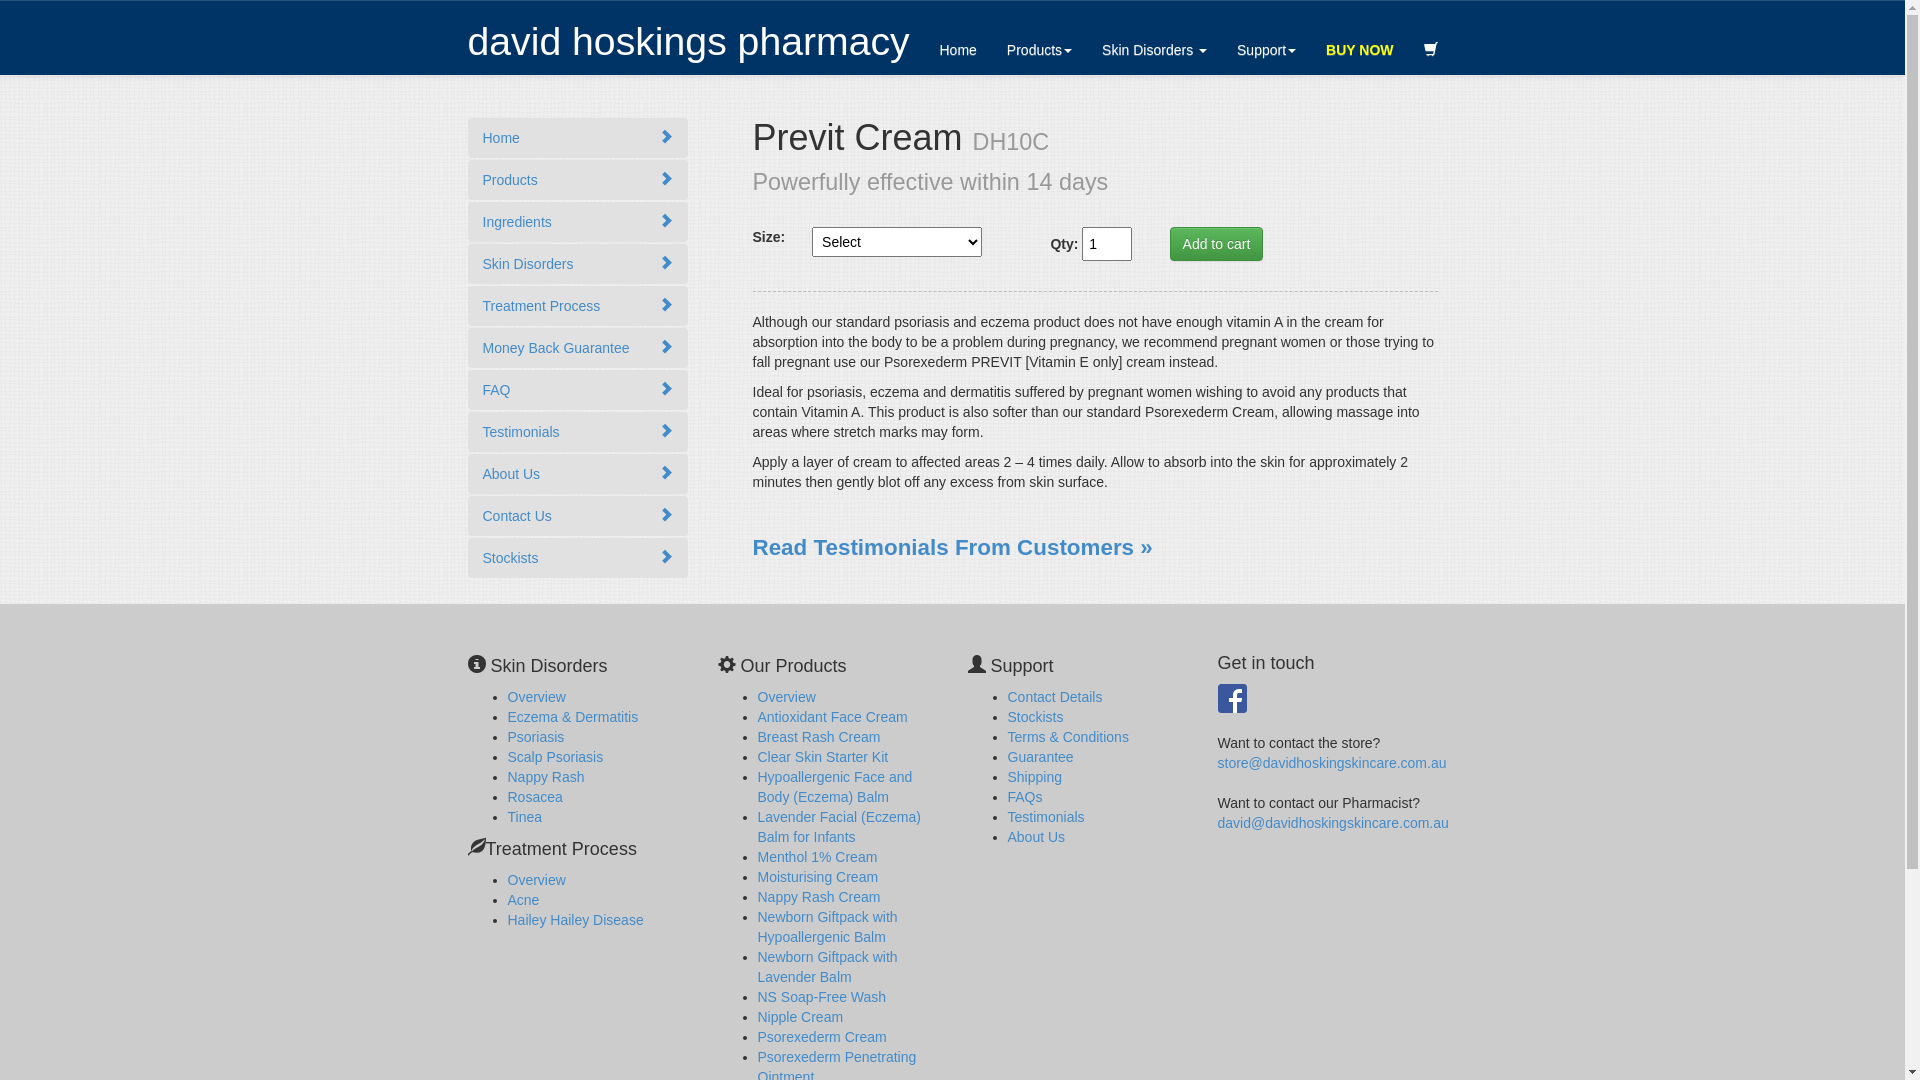 The image size is (1920, 1080). Describe the element at coordinates (757, 736) in the screenshot. I see `'Breast Rash Cream'` at that location.